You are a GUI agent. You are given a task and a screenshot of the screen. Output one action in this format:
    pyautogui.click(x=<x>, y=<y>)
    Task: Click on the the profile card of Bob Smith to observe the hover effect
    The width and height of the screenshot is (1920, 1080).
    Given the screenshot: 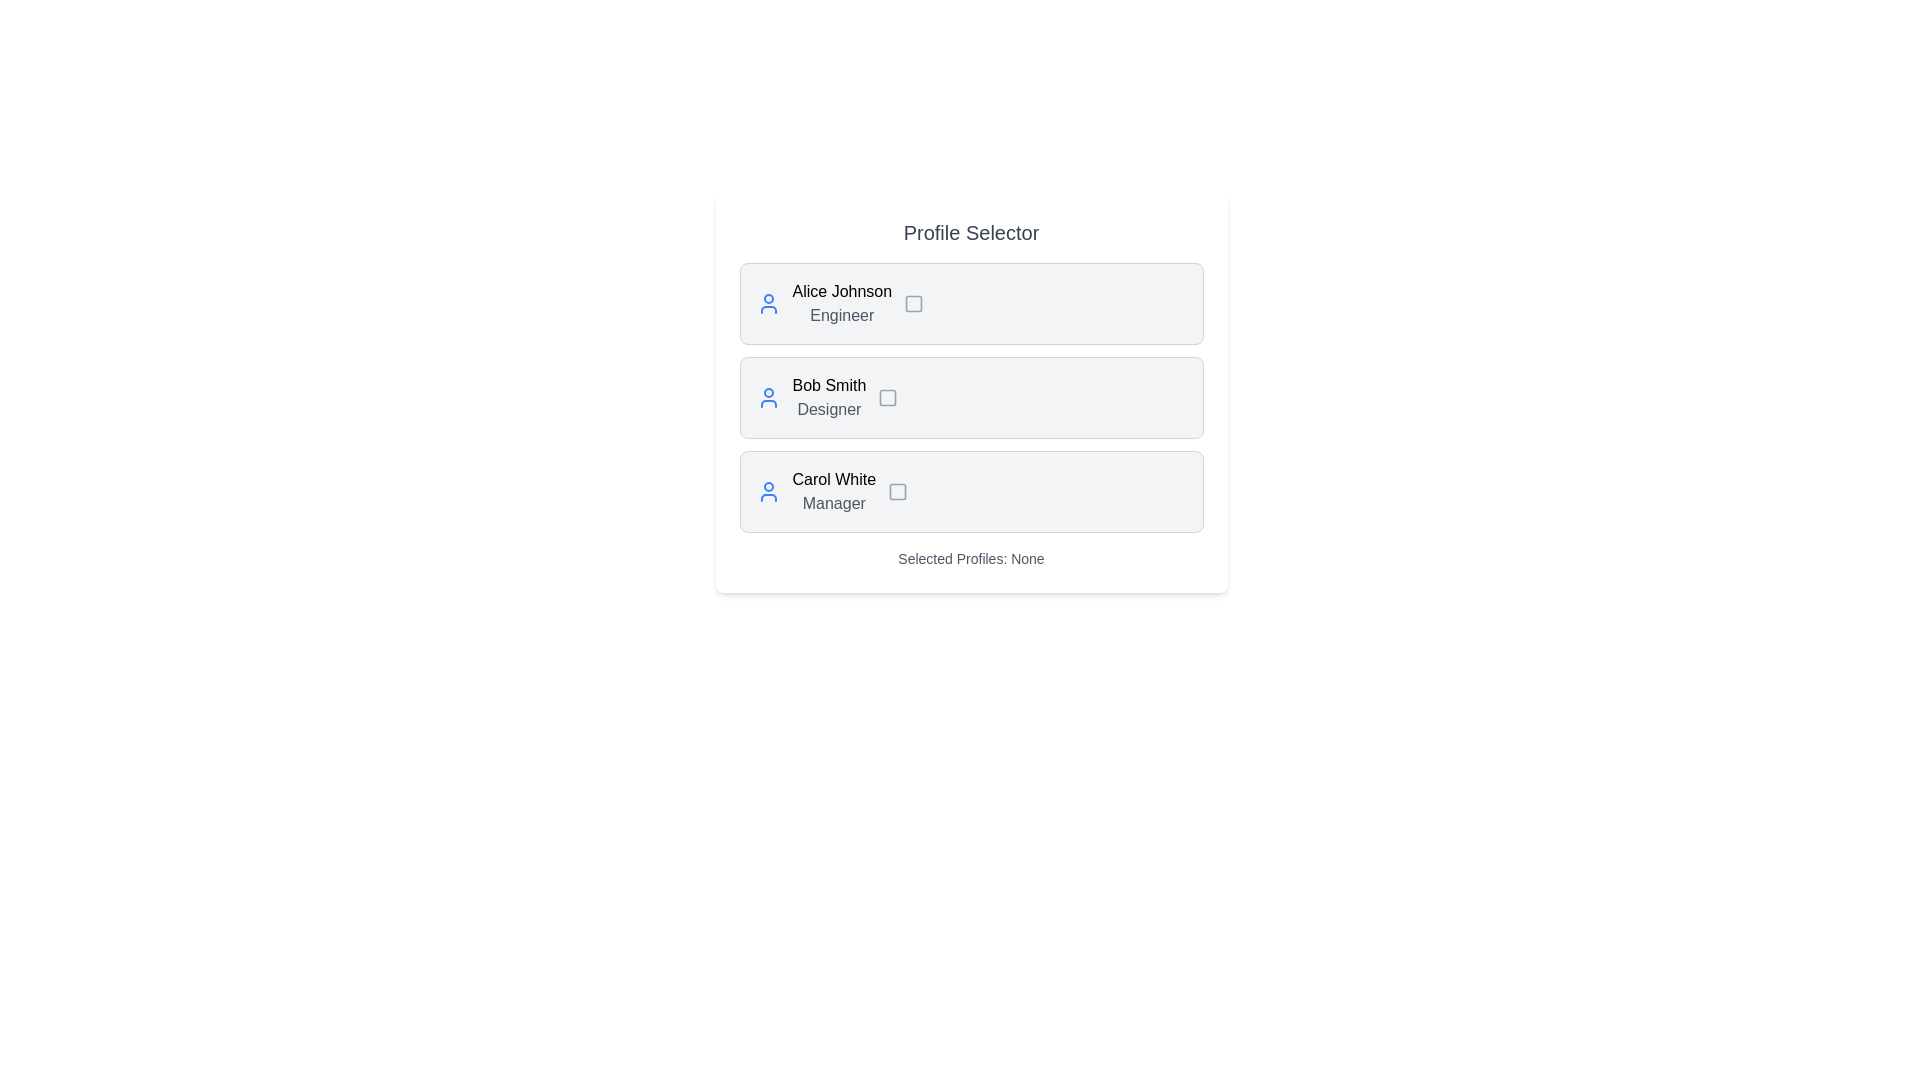 What is the action you would take?
    pyautogui.click(x=971, y=397)
    